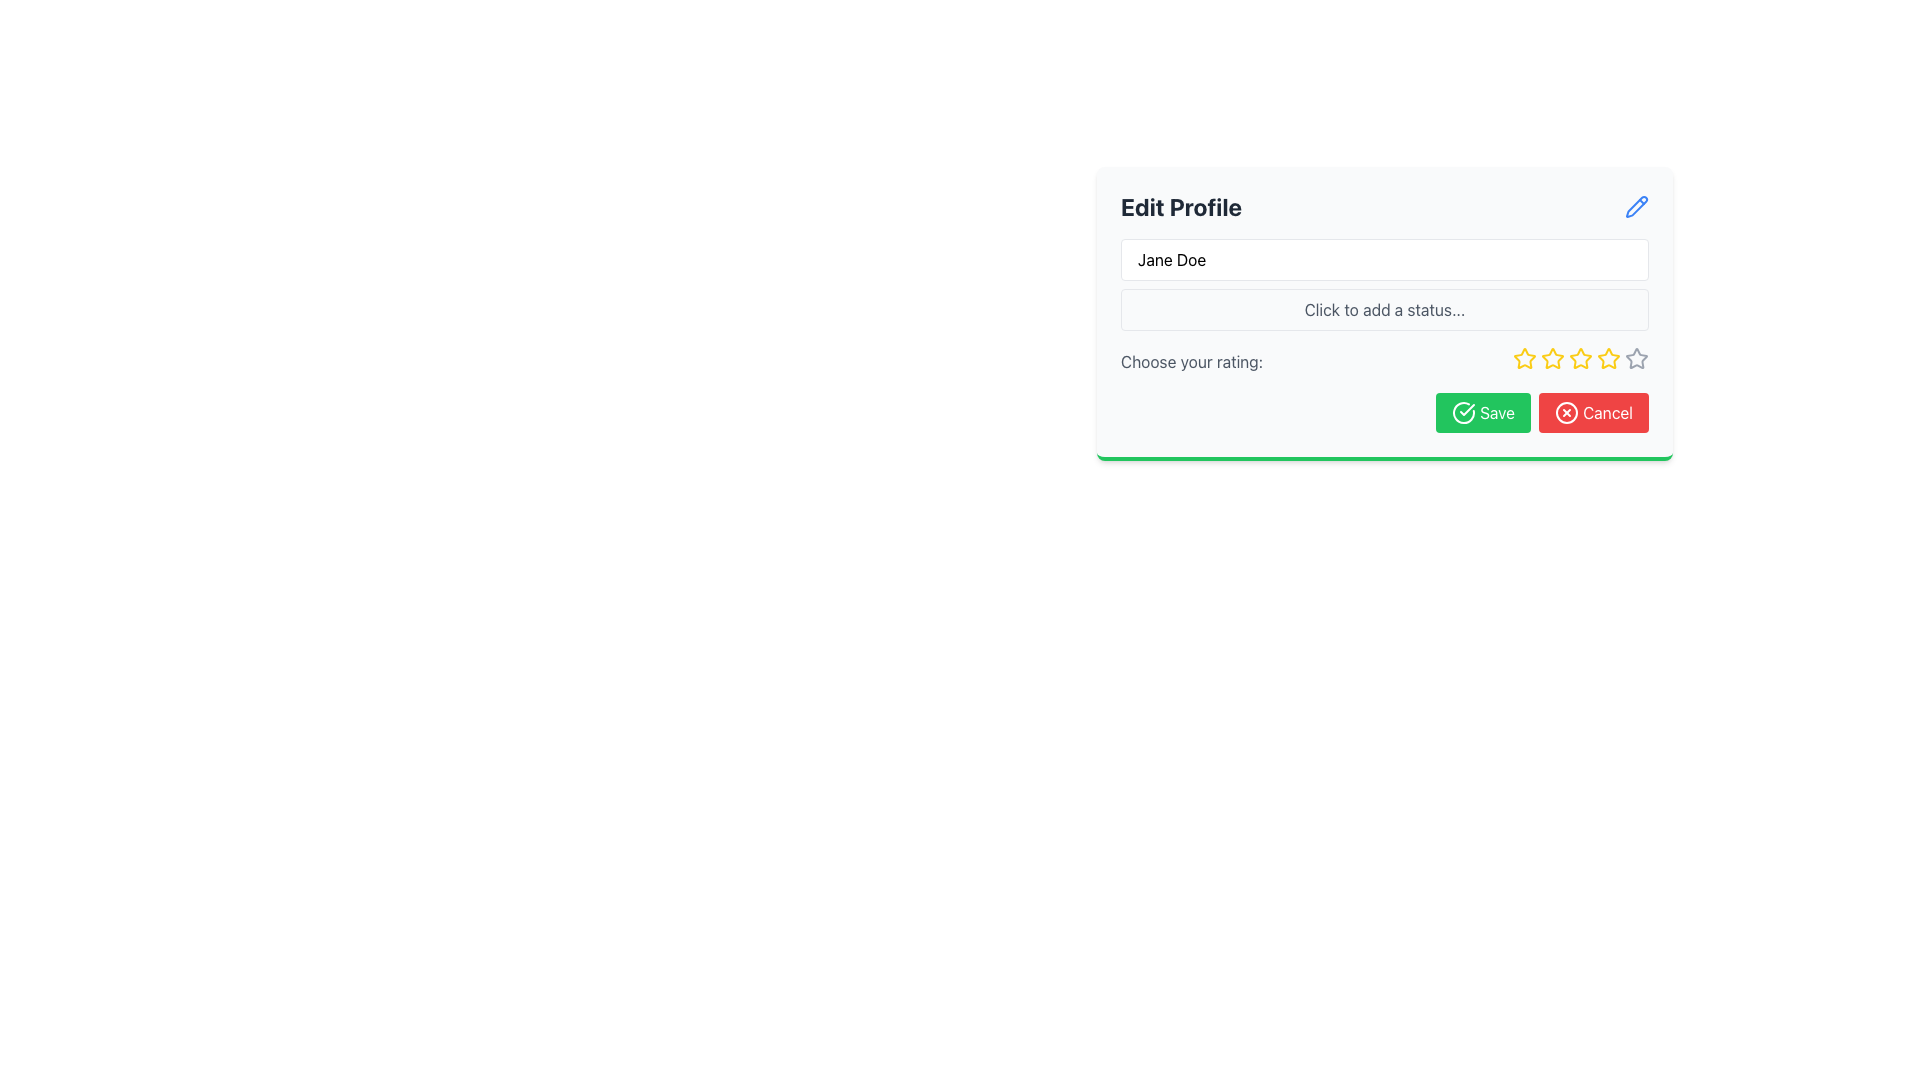  What do you see at coordinates (1636, 357) in the screenshot?
I see `the fifth star icon in the rating section of the modal window` at bounding box center [1636, 357].